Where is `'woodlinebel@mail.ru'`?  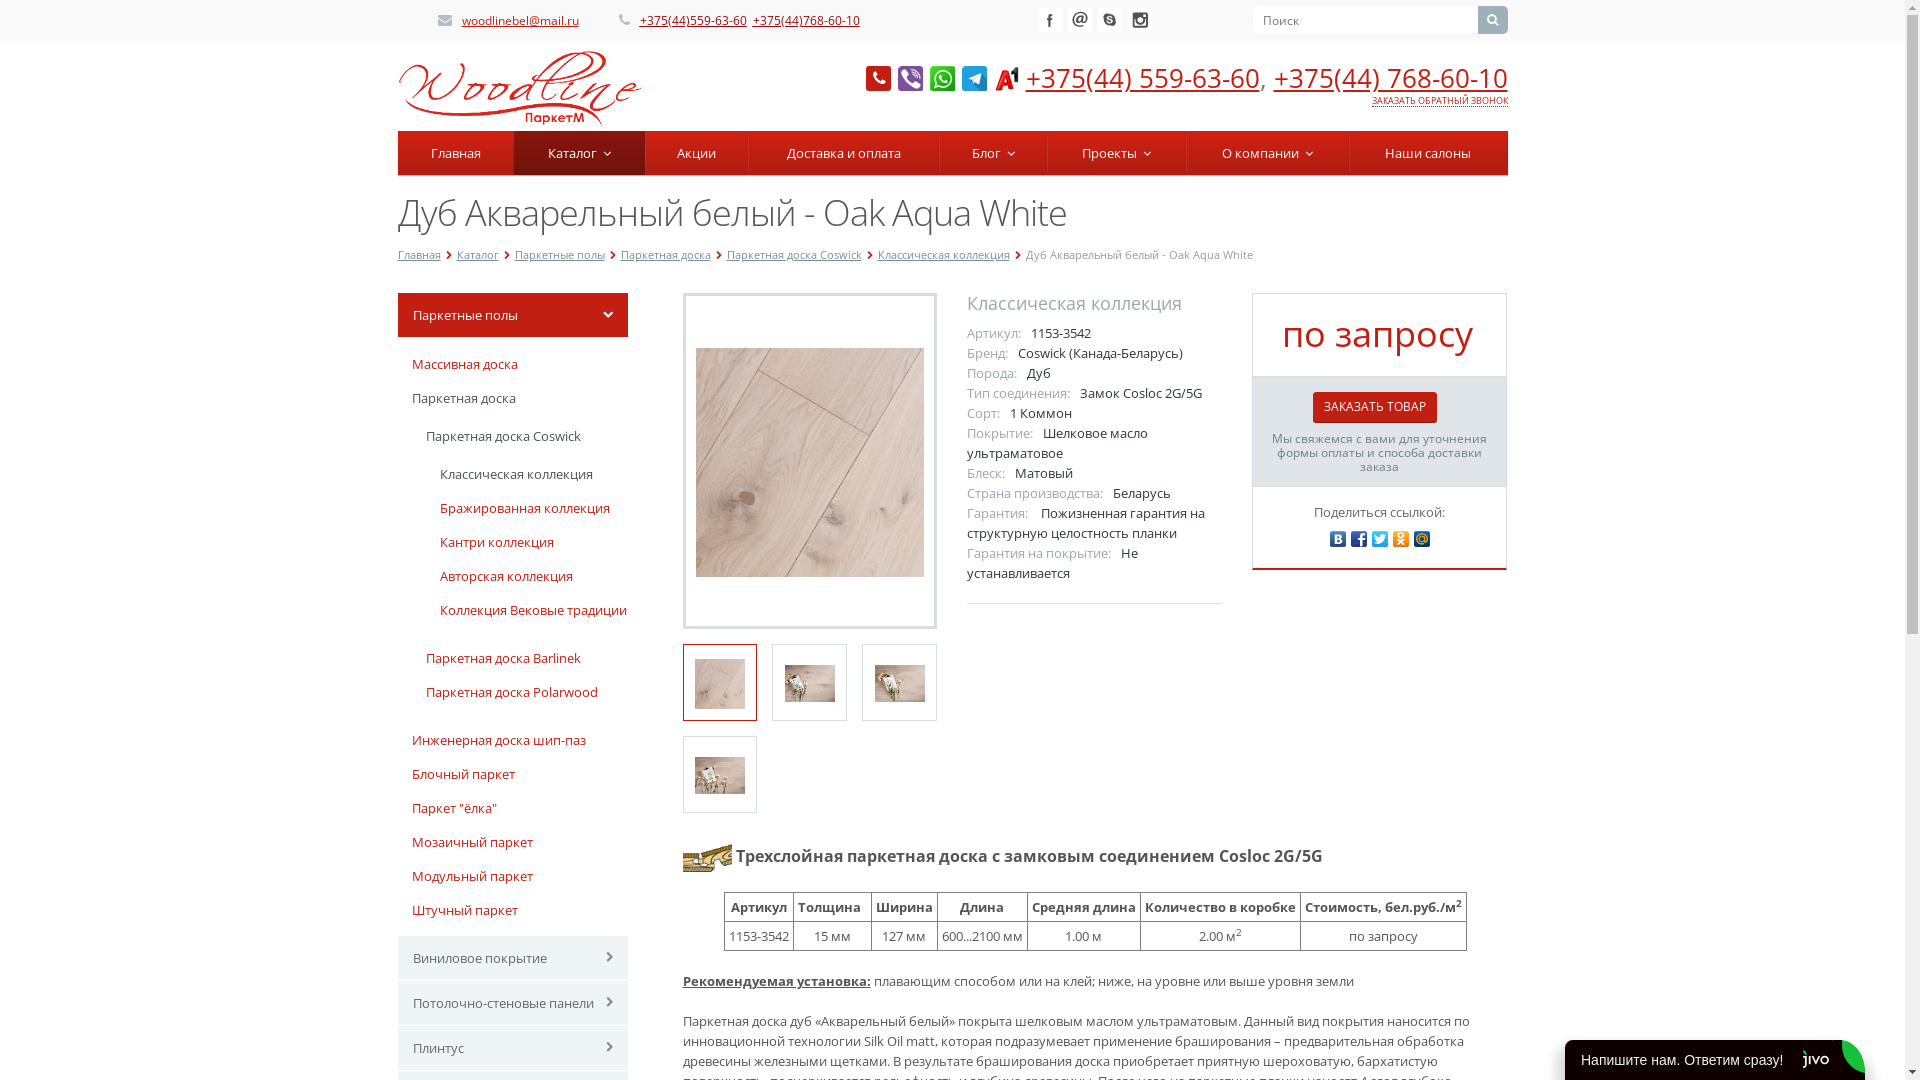
'woodlinebel@mail.ru' is located at coordinates (460, 20).